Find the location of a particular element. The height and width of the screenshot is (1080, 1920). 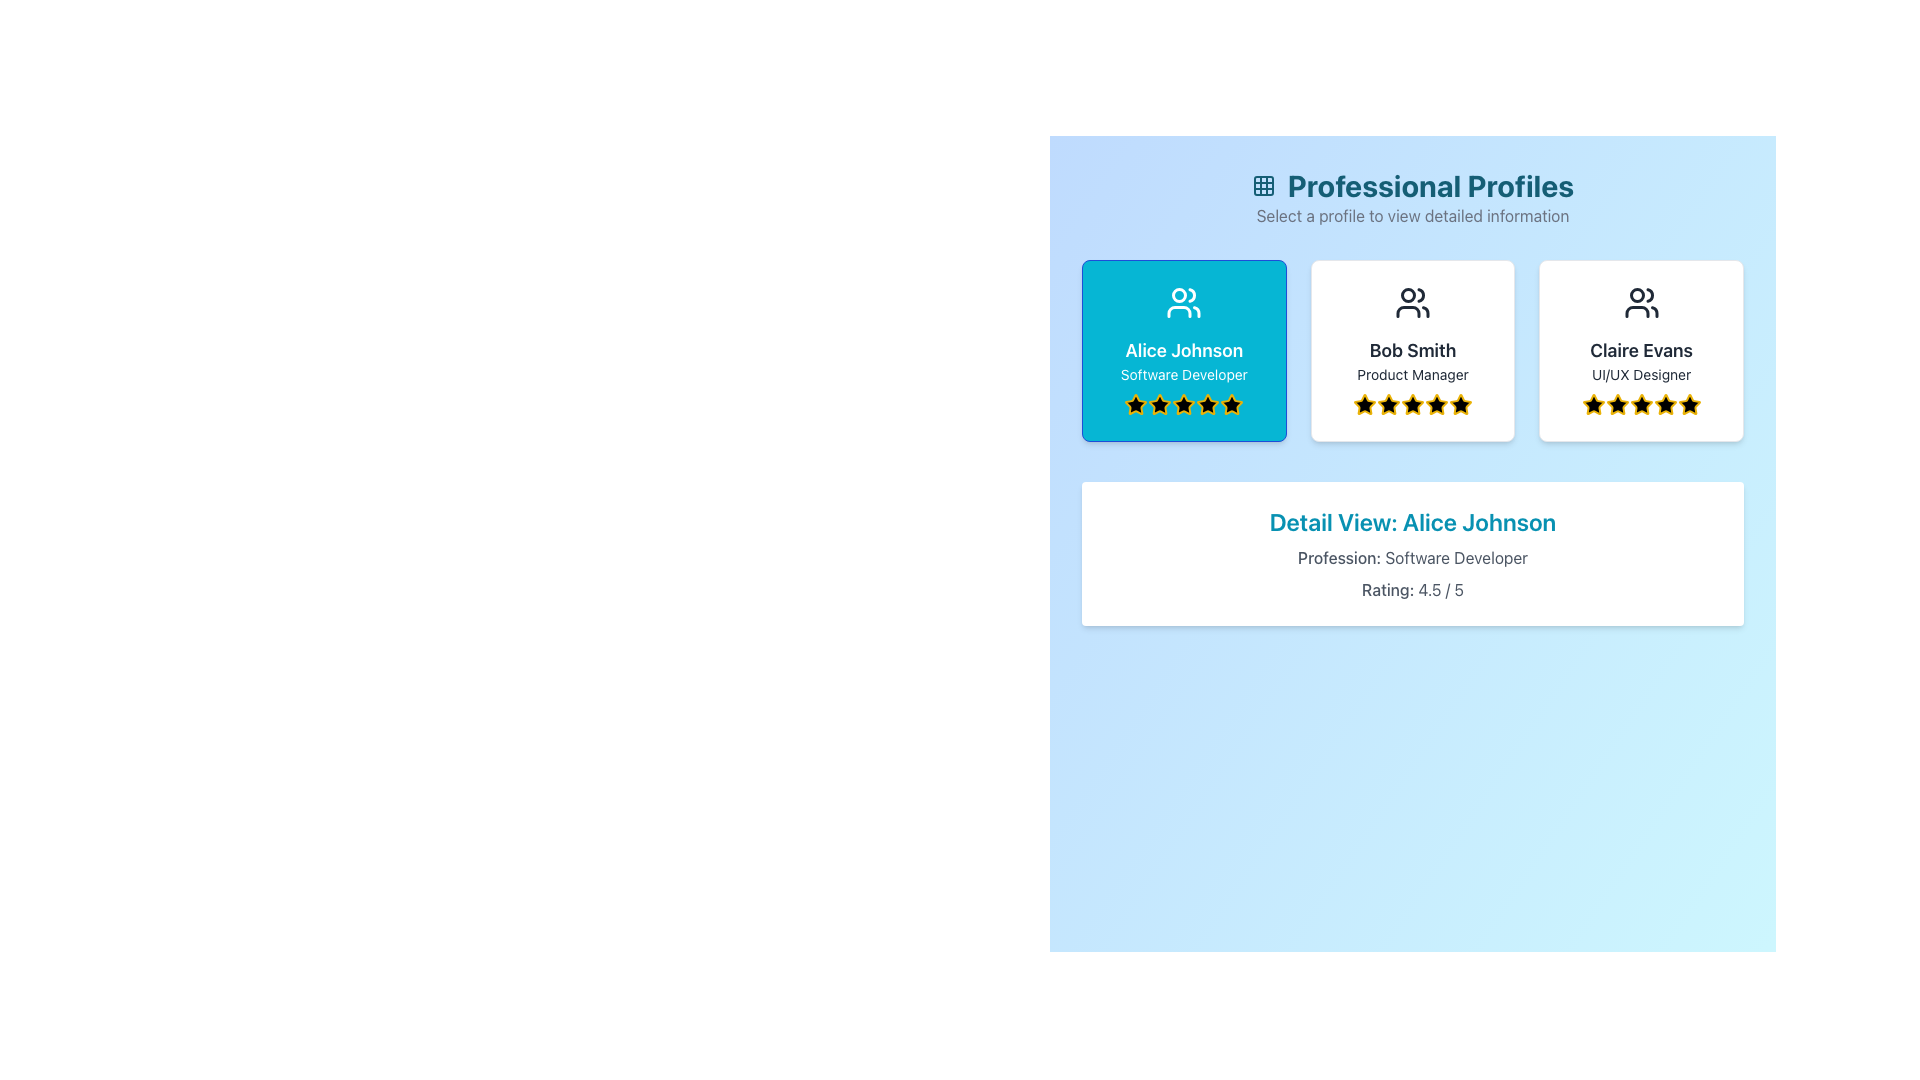

the 'Product Manager' text label located within the 'Bob Smith' card, which is centered below the name and above the star-rating icons is located at coordinates (1411, 374).